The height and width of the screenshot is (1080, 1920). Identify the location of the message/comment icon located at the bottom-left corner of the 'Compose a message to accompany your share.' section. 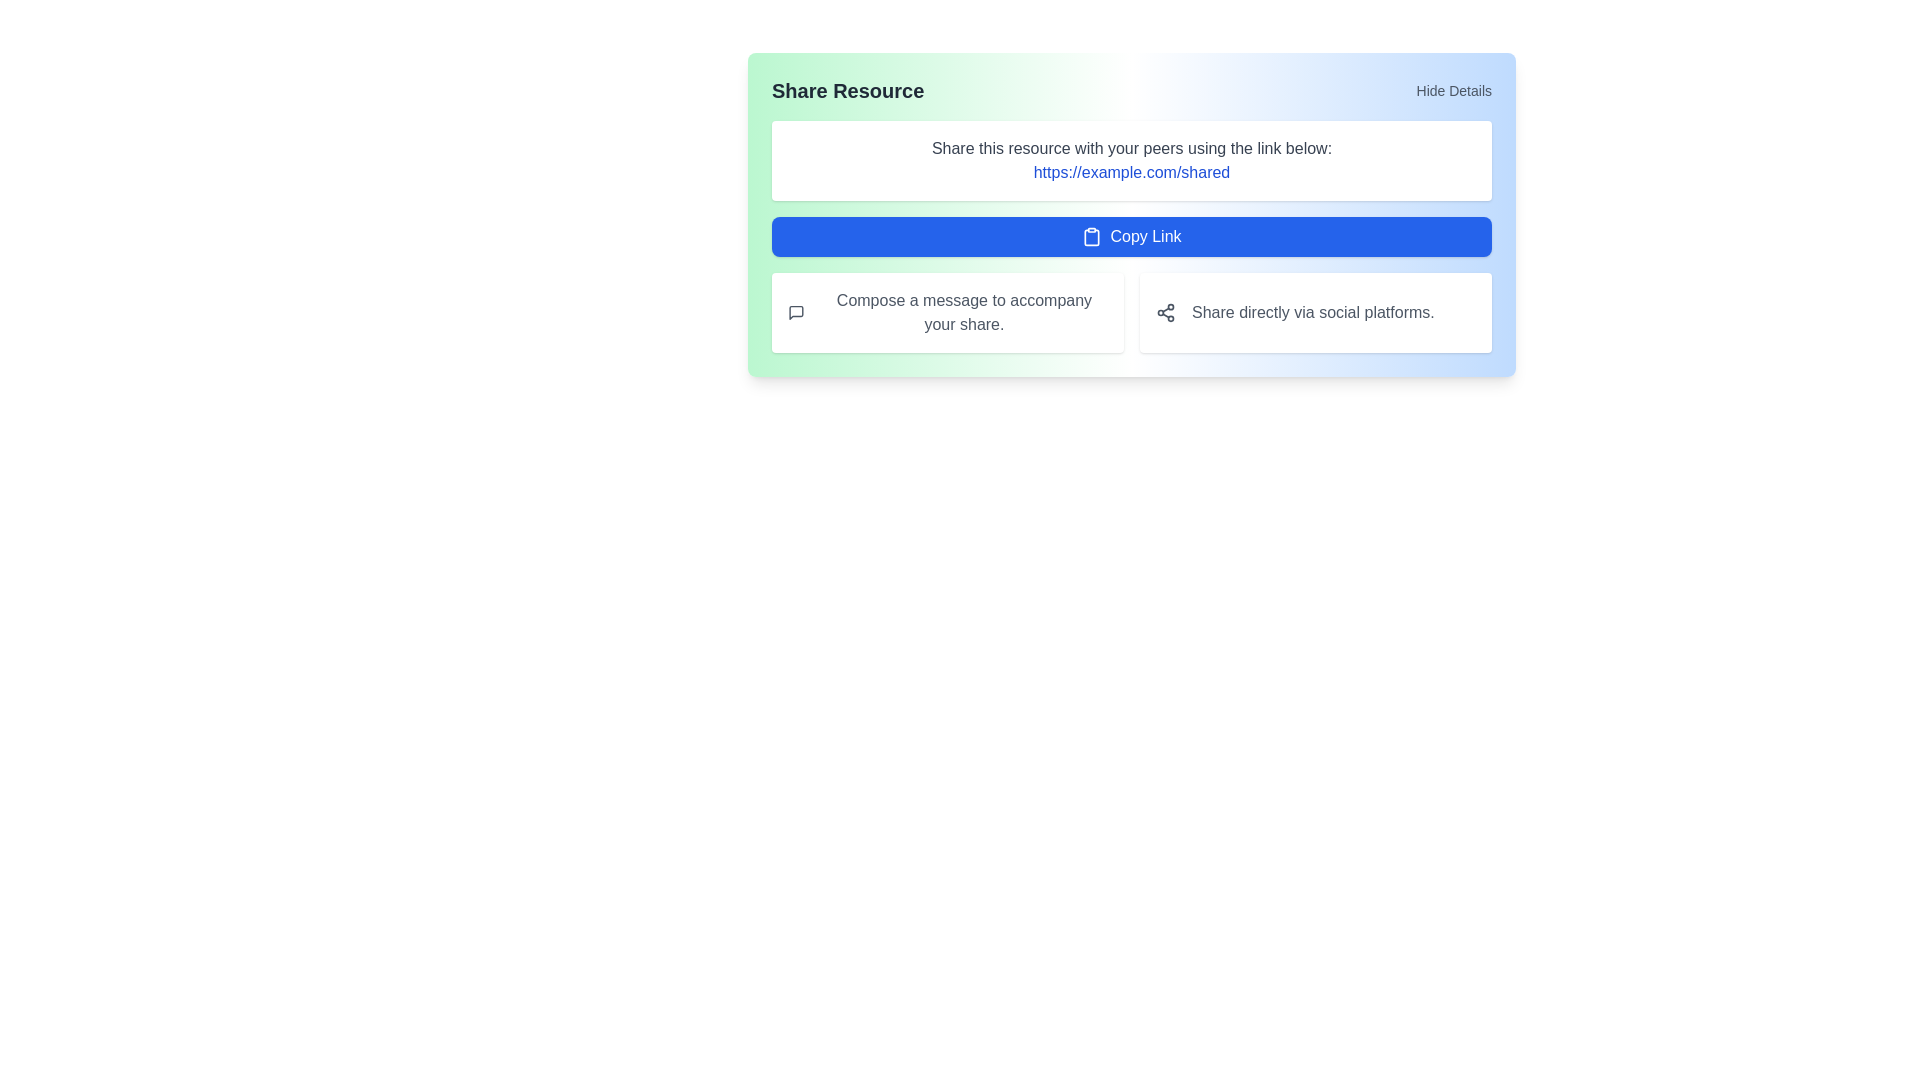
(795, 312).